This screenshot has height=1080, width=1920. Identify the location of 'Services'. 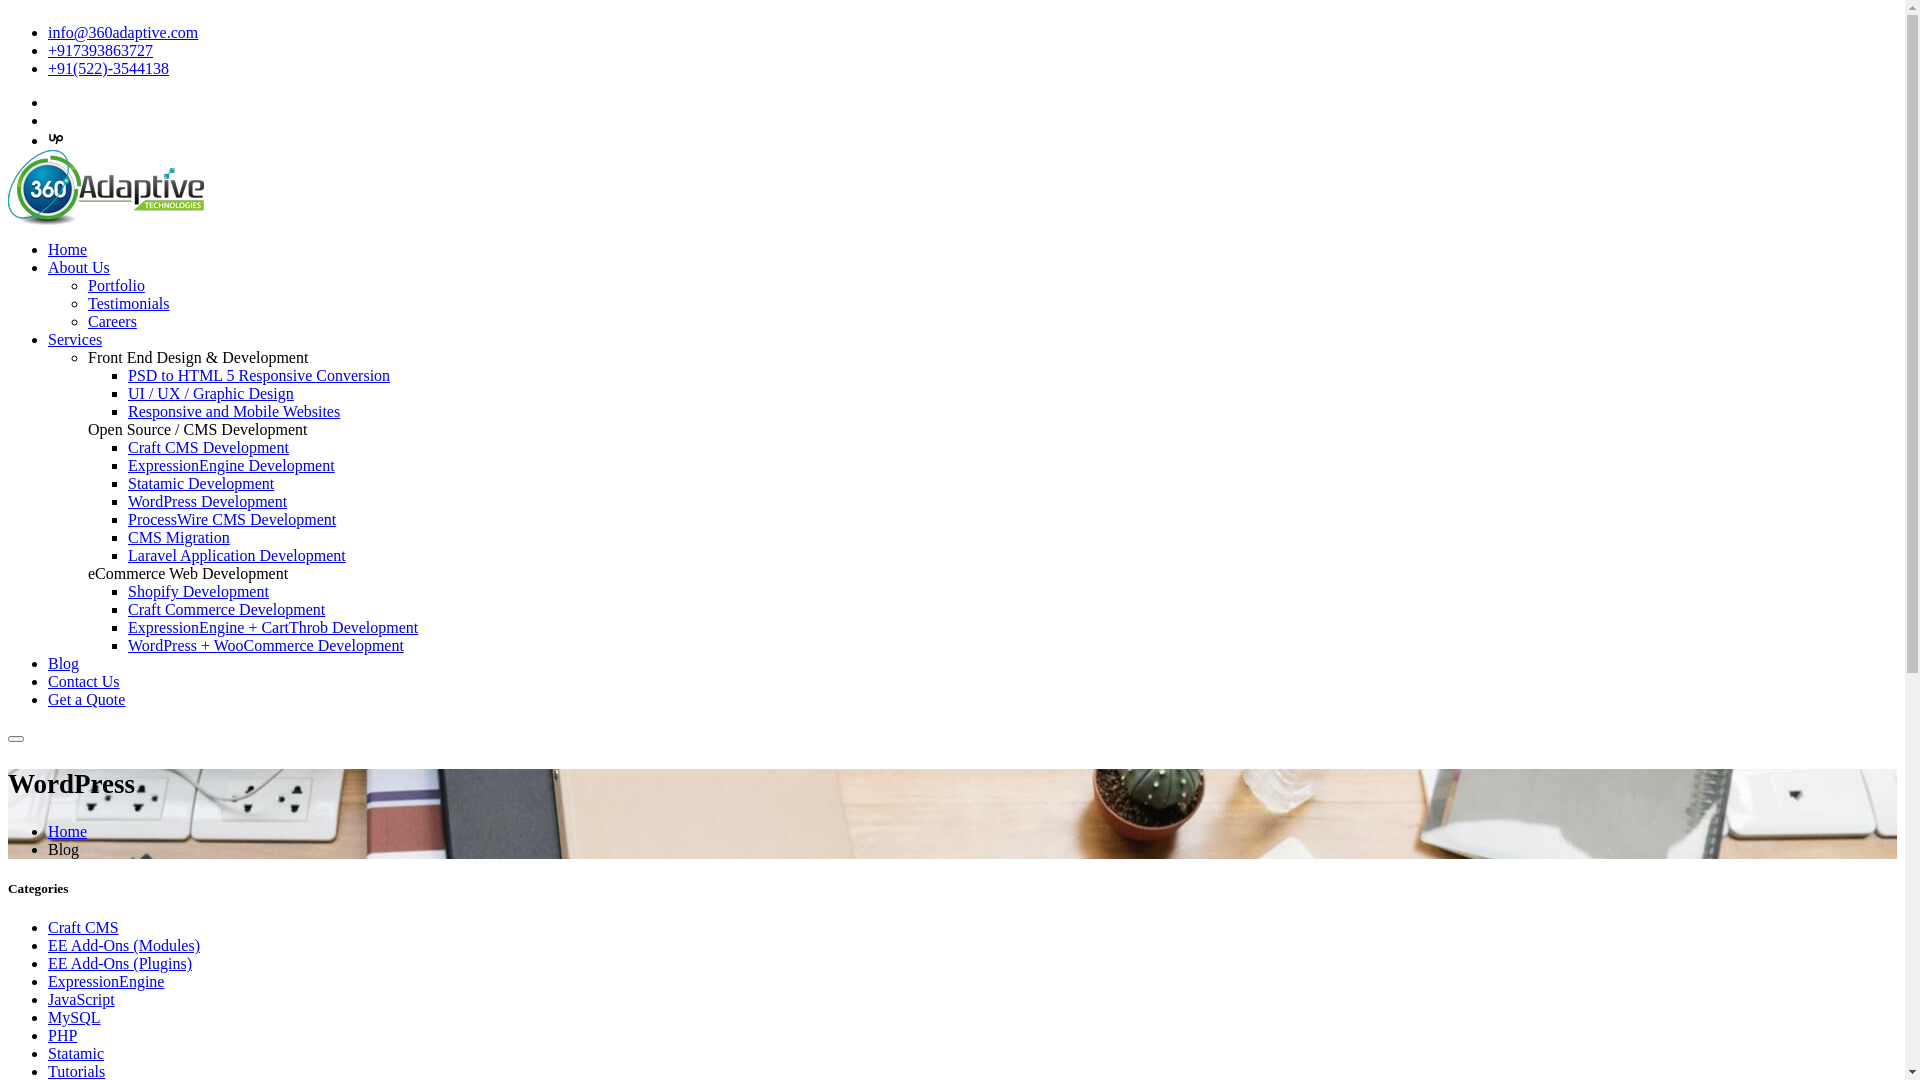
(75, 338).